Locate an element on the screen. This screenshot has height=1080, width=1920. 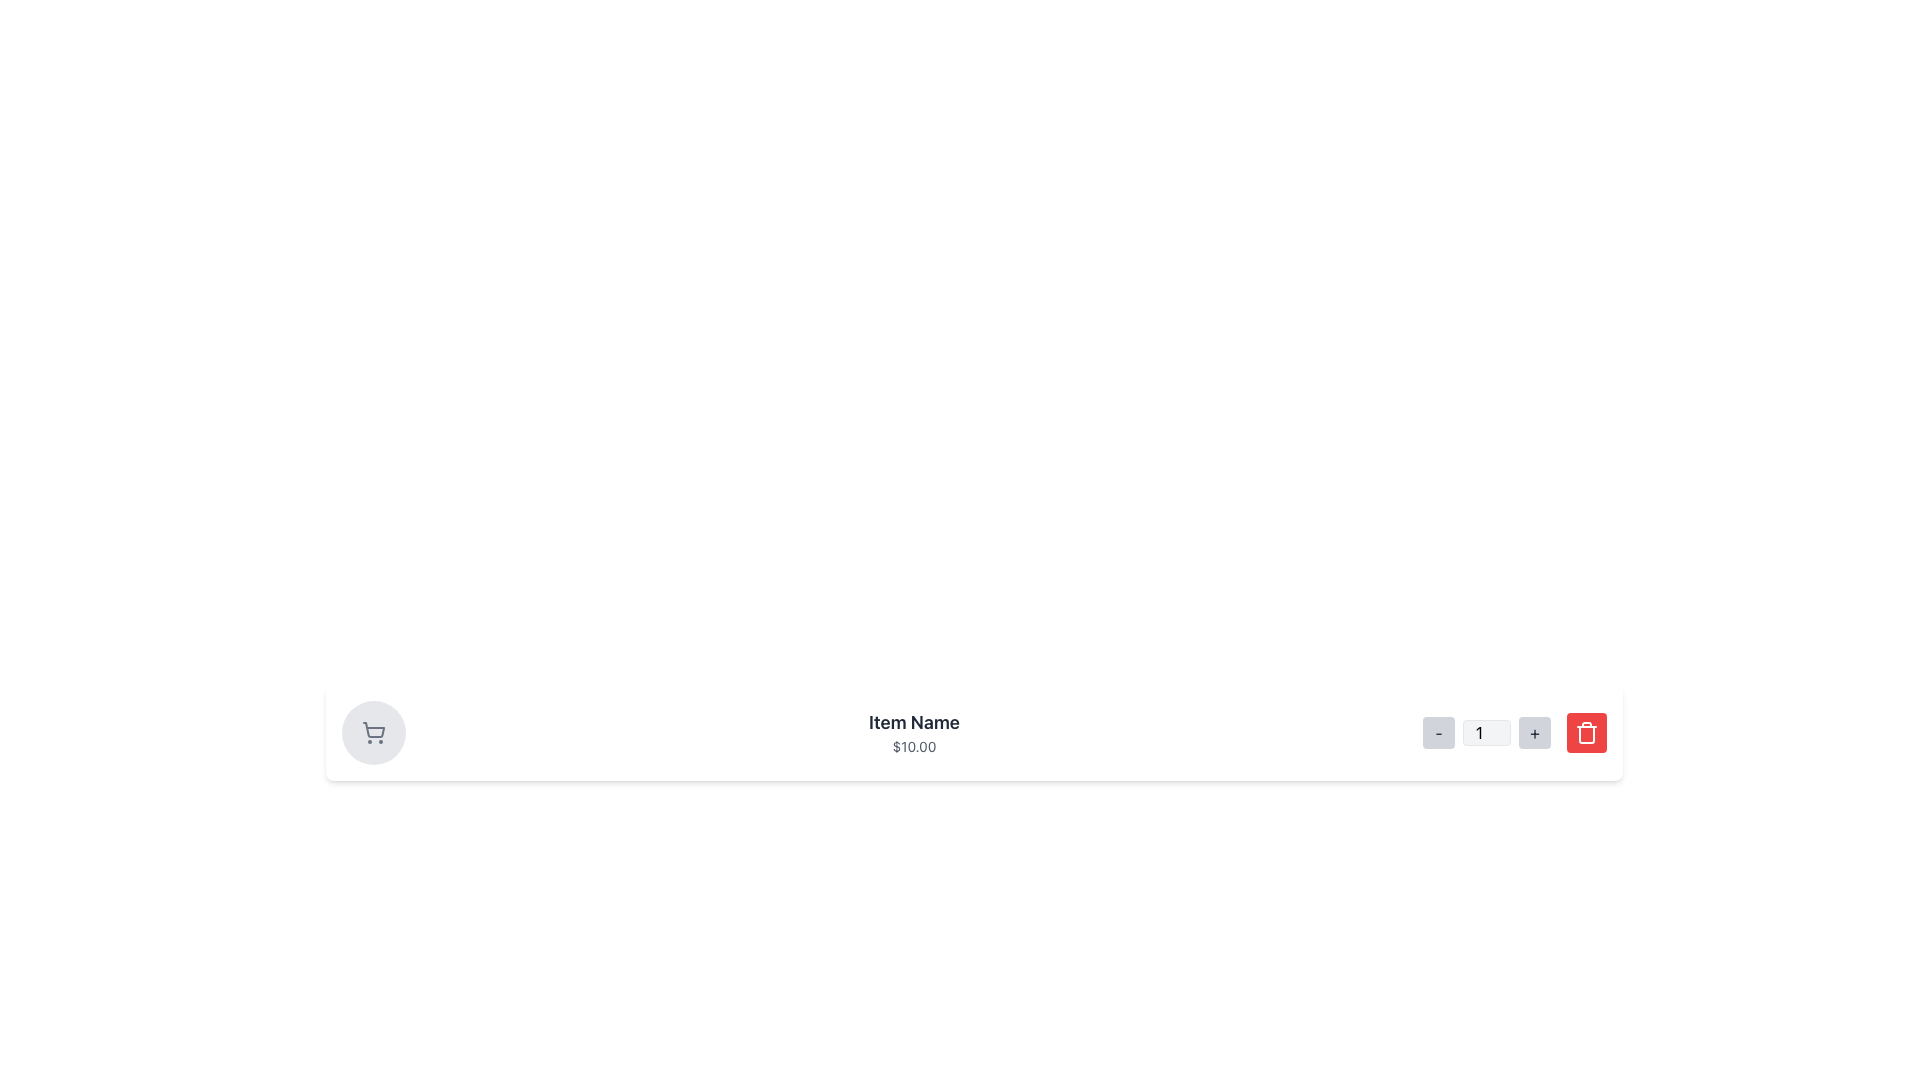
the delete button located on the far-right of the horizontal layout, next to the '+' button is located at coordinates (1586, 732).